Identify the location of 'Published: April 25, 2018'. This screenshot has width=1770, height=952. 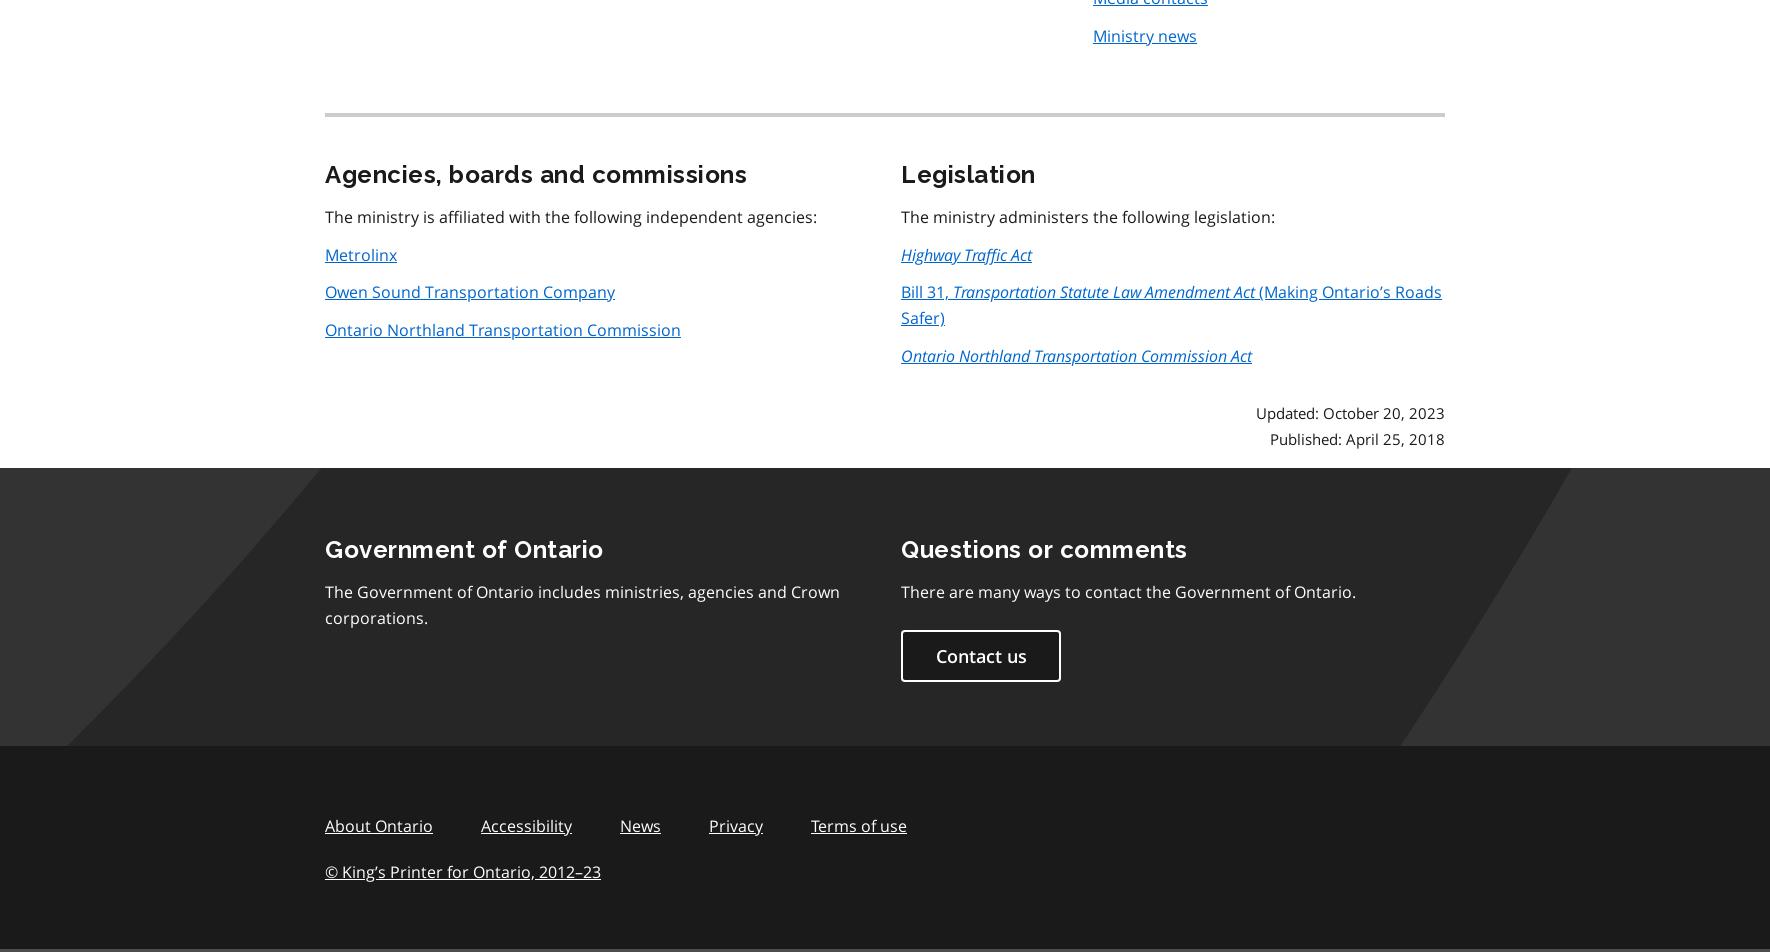
(1357, 438).